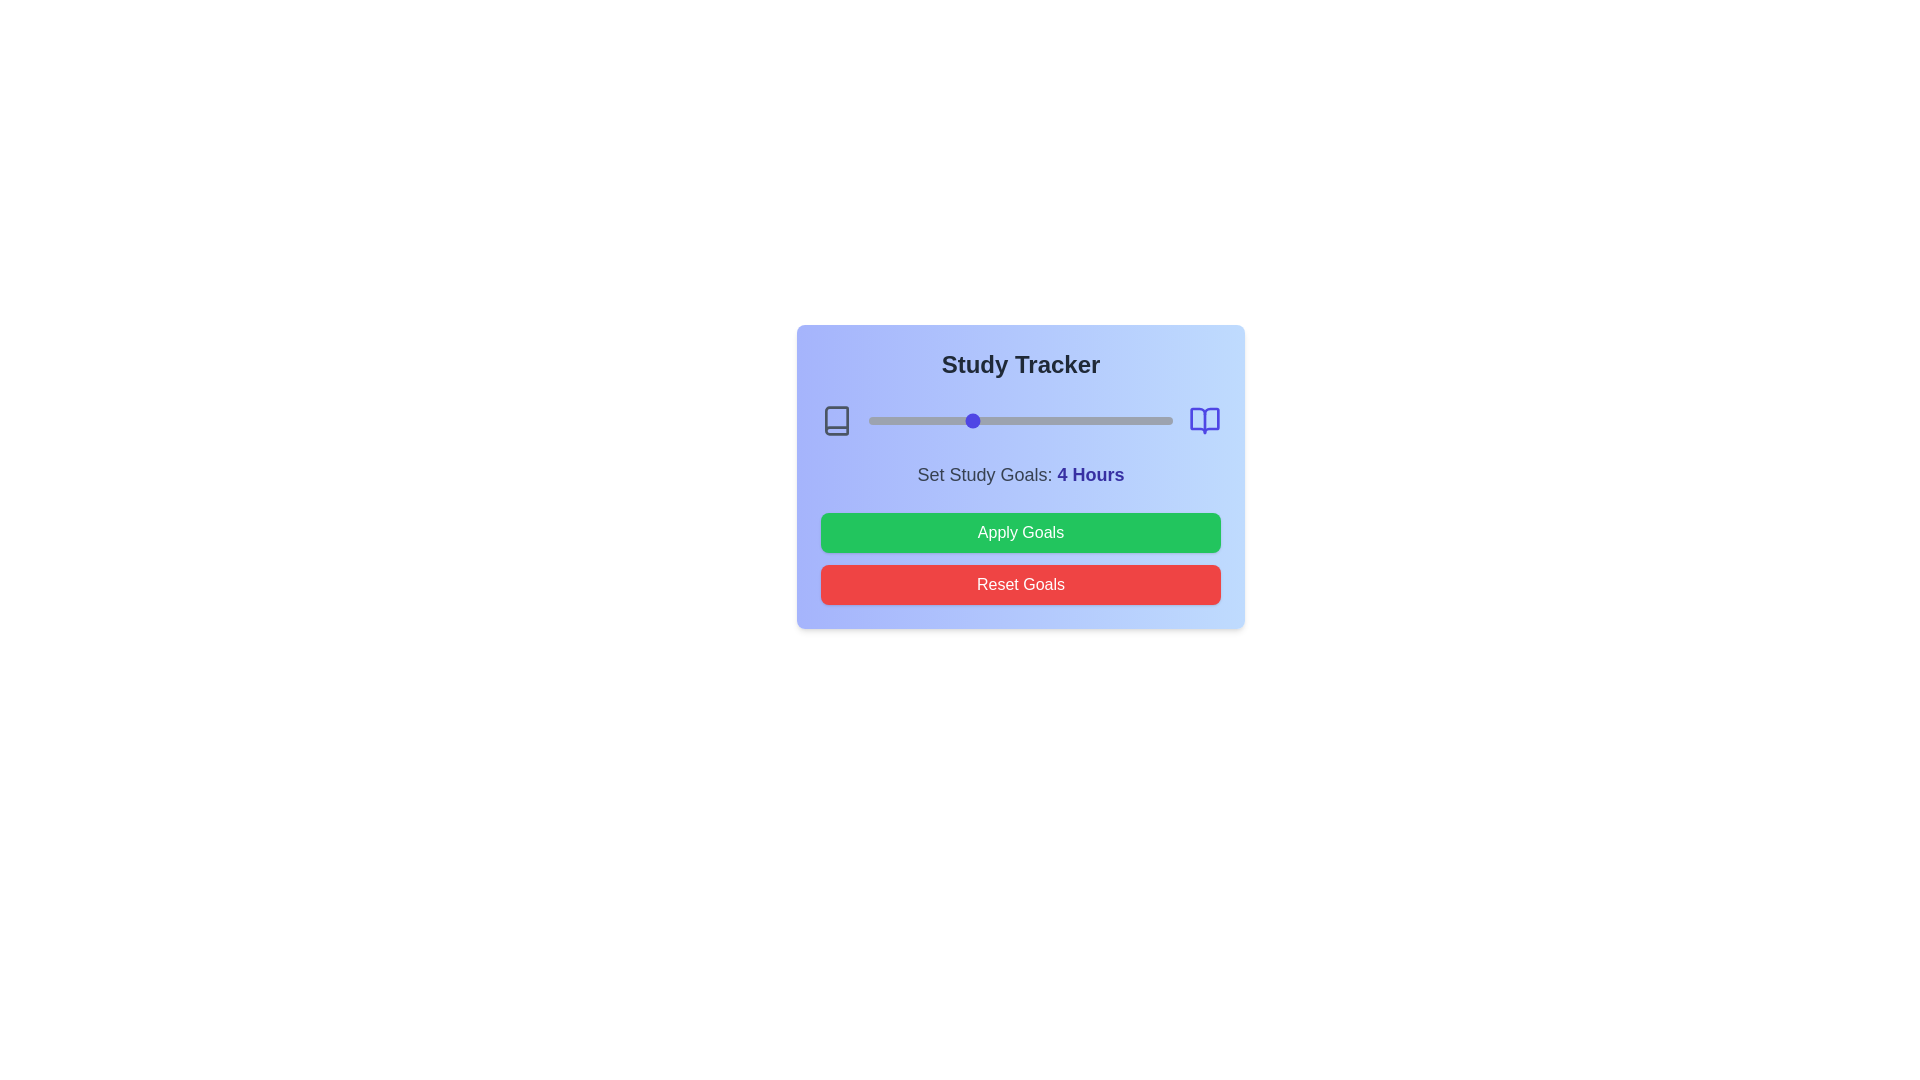  I want to click on the 'Reset Goals' button, so click(1021, 585).